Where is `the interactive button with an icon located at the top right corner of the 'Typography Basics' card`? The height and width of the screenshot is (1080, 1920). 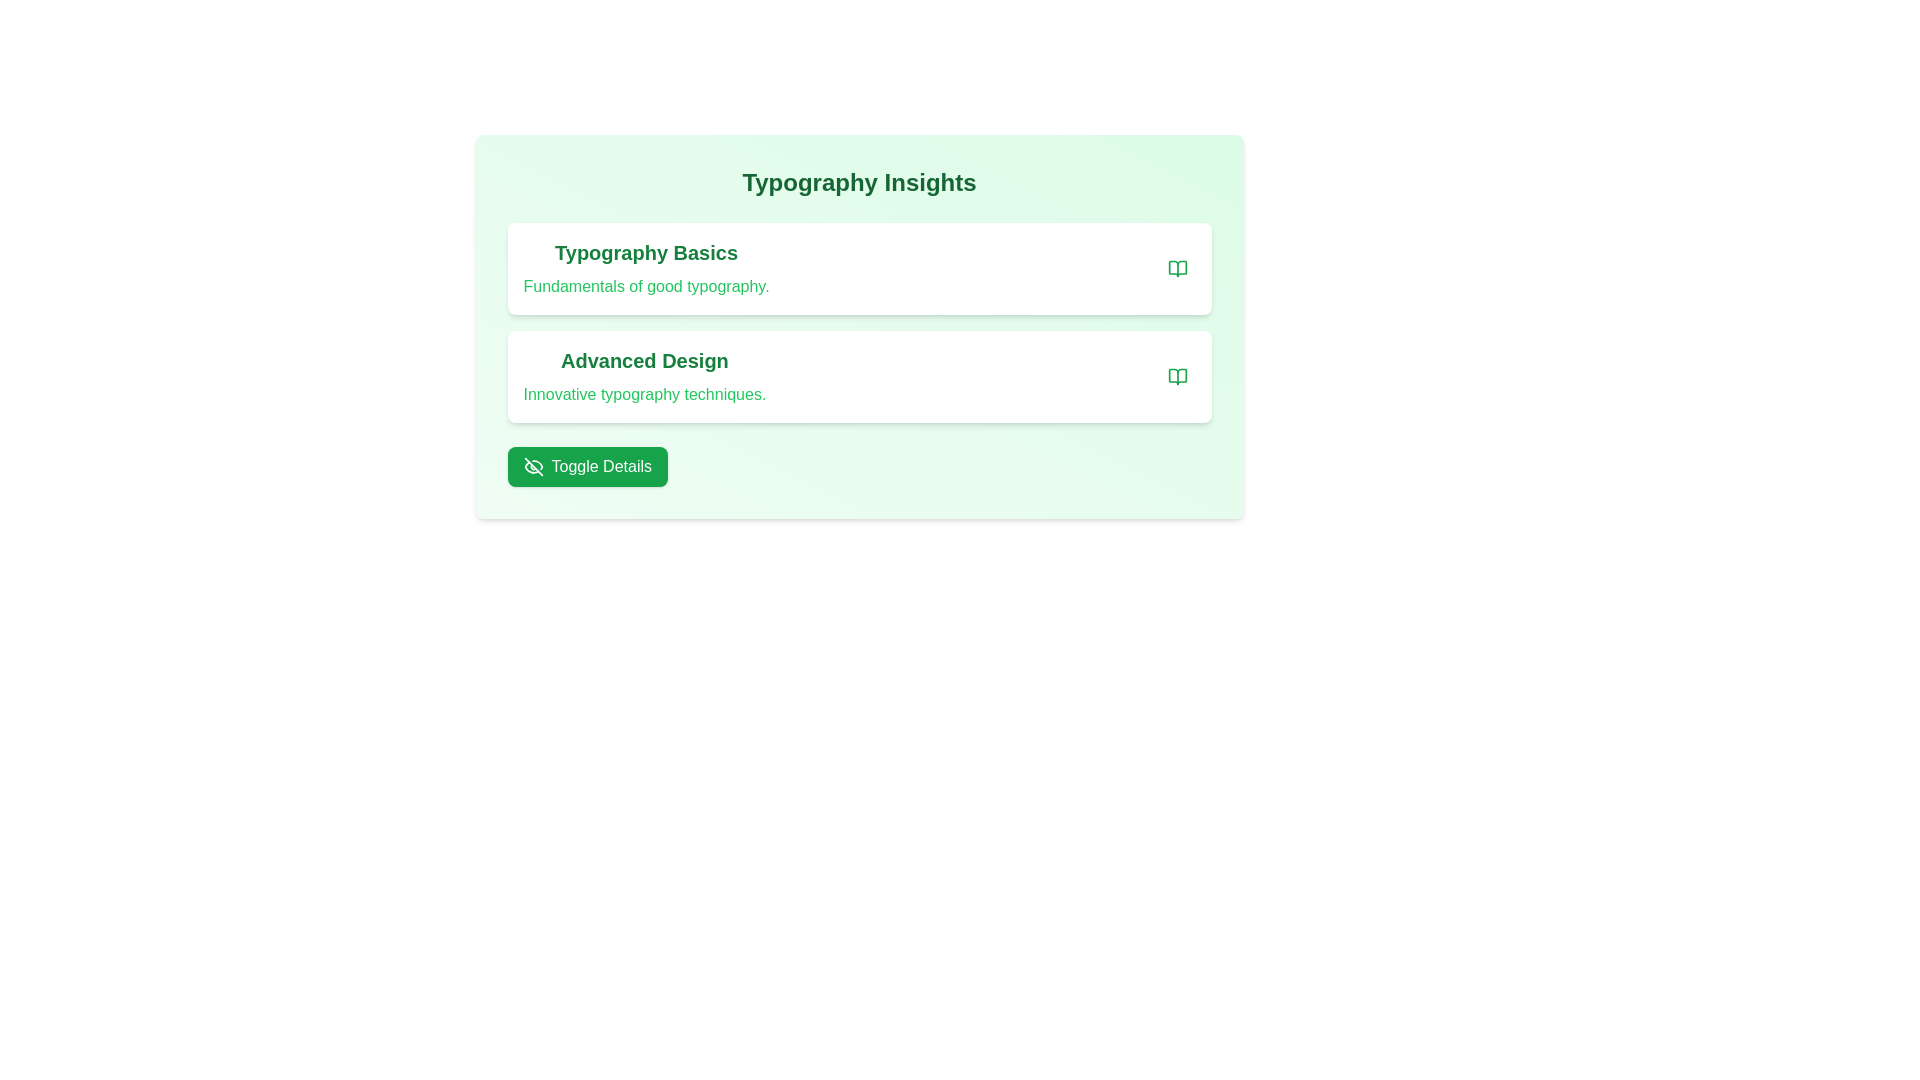 the interactive button with an icon located at the top right corner of the 'Typography Basics' card is located at coordinates (1177, 268).